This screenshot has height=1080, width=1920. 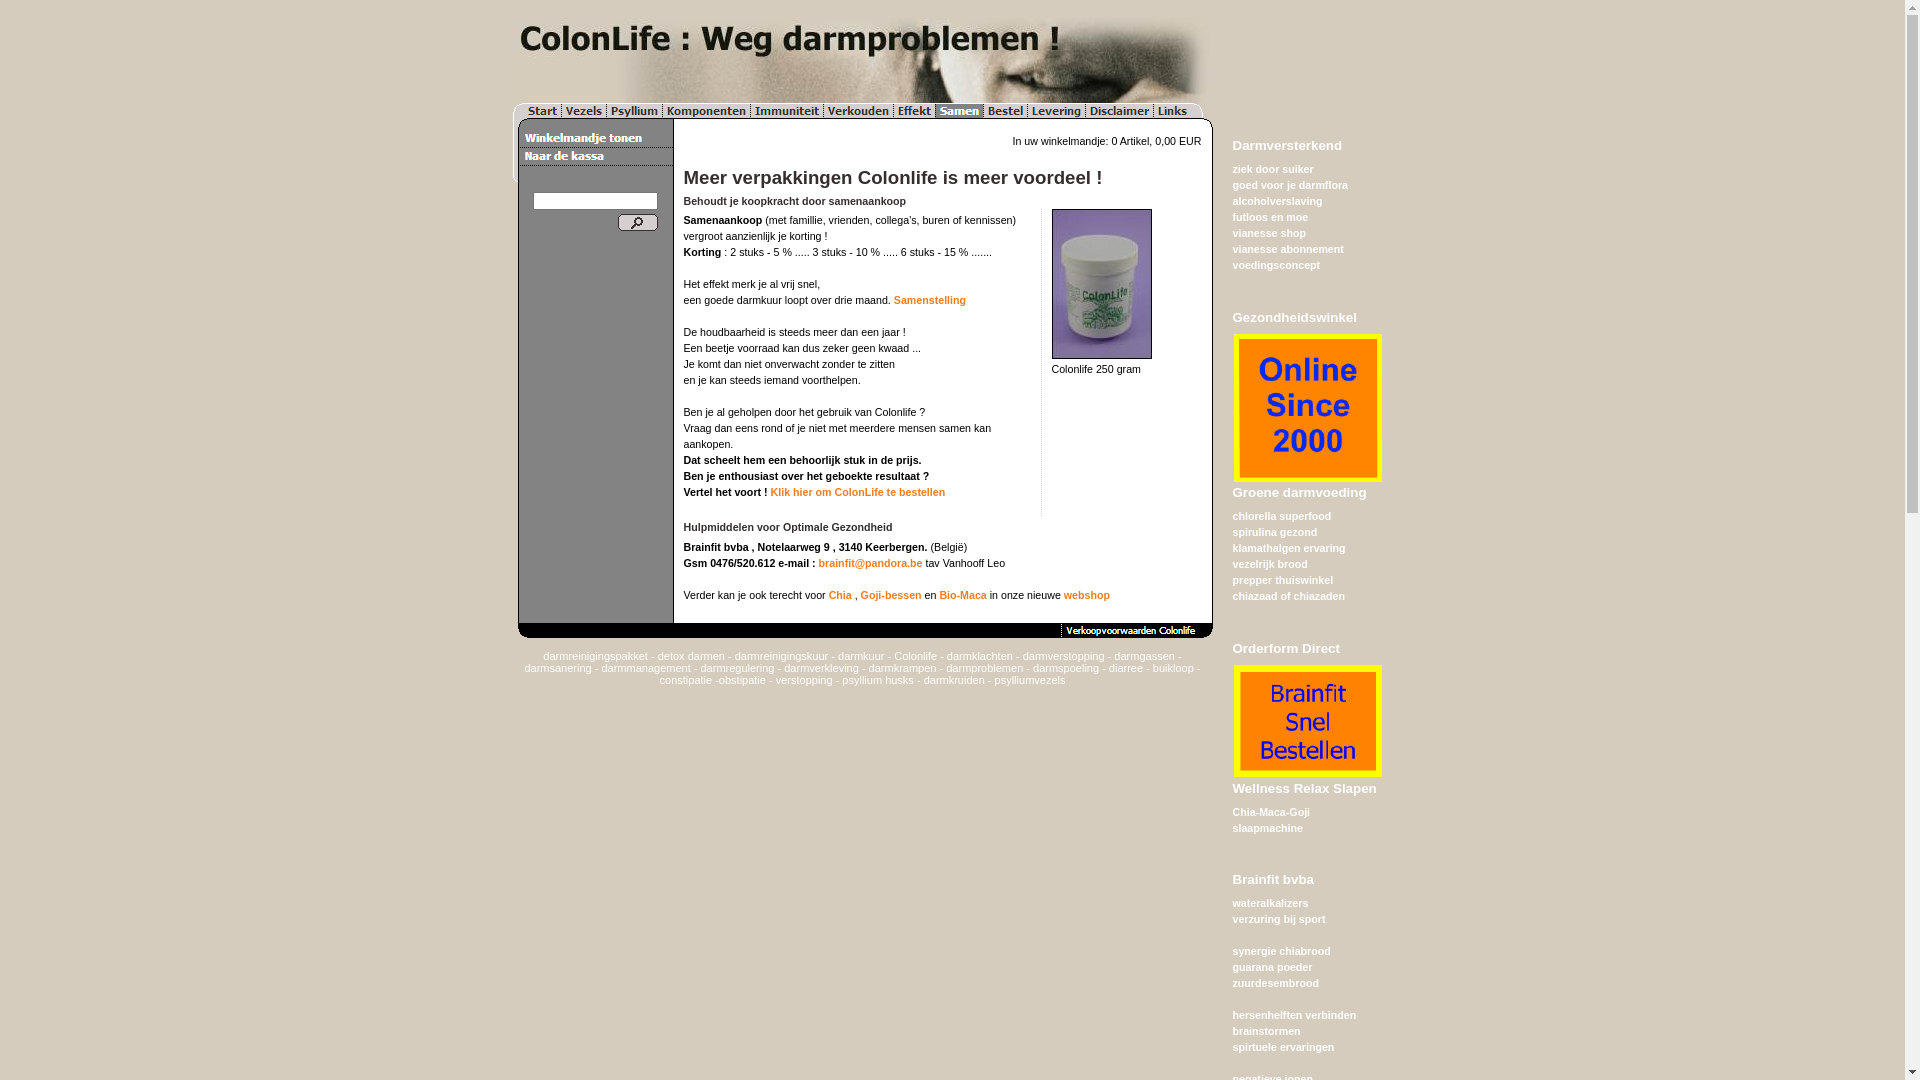 What do you see at coordinates (1287, 248) in the screenshot?
I see `'vianesse abonnement'` at bounding box center [1287, 248].